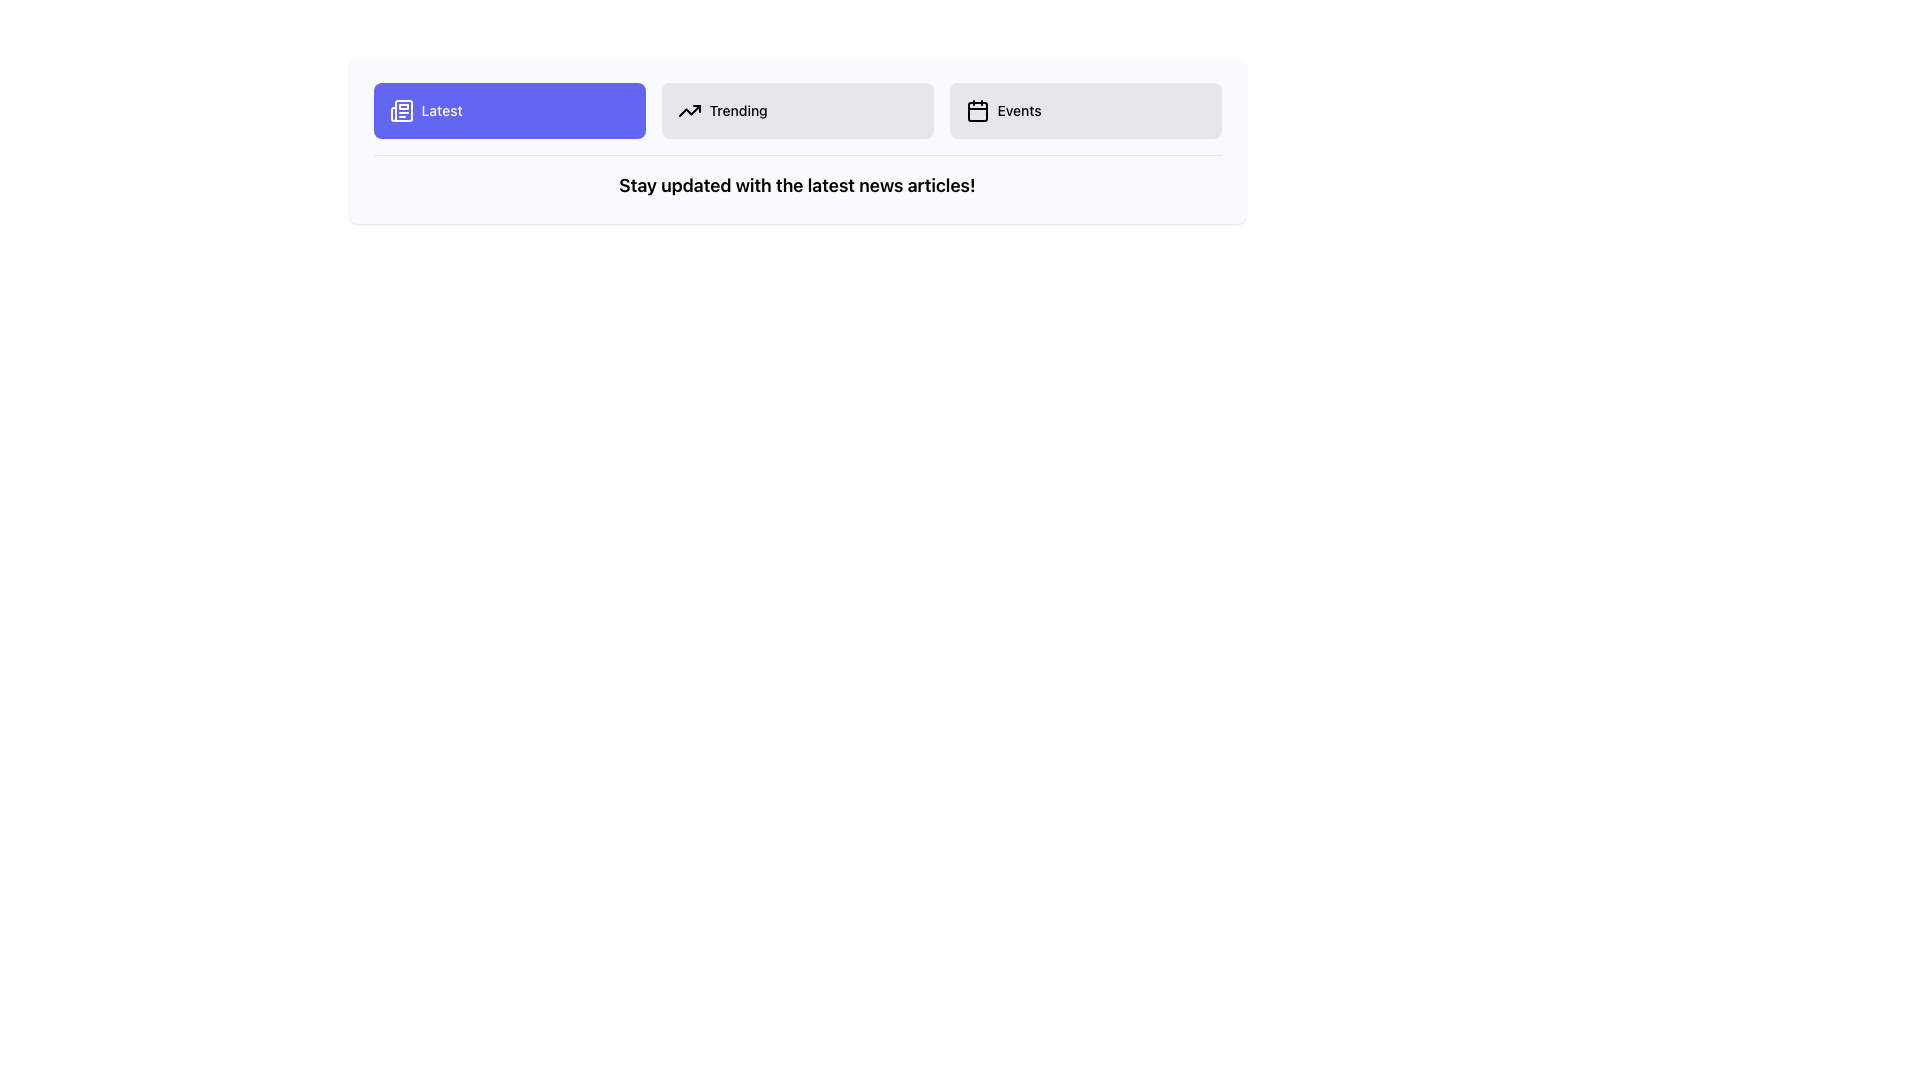 This screenshot has width=1920, height=1080. I want to click on the 'Events' tab, which is represented by a rectangular element with rounded corners located within a calendar icon in the horizontal navigation bar, so click(977, 111).